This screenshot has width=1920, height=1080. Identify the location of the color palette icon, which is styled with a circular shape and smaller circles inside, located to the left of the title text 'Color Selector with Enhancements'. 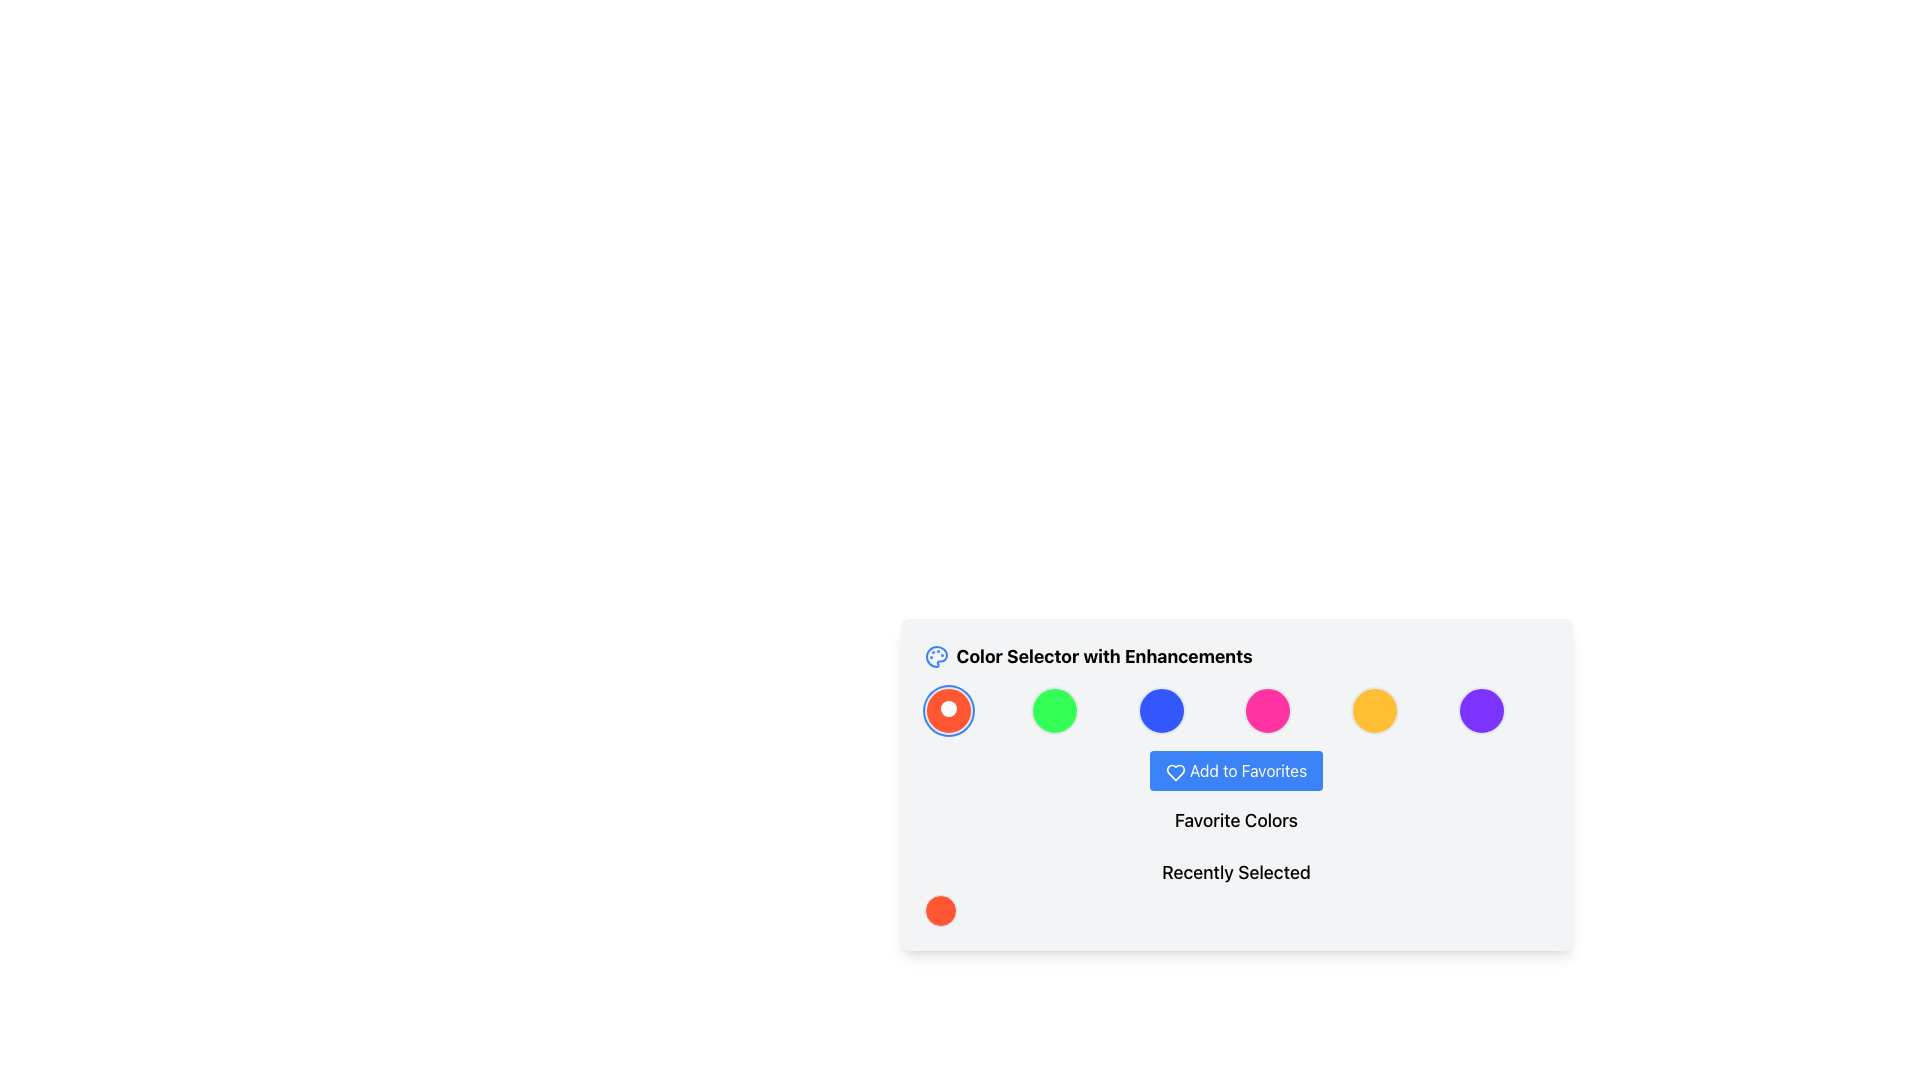
(935, 656).